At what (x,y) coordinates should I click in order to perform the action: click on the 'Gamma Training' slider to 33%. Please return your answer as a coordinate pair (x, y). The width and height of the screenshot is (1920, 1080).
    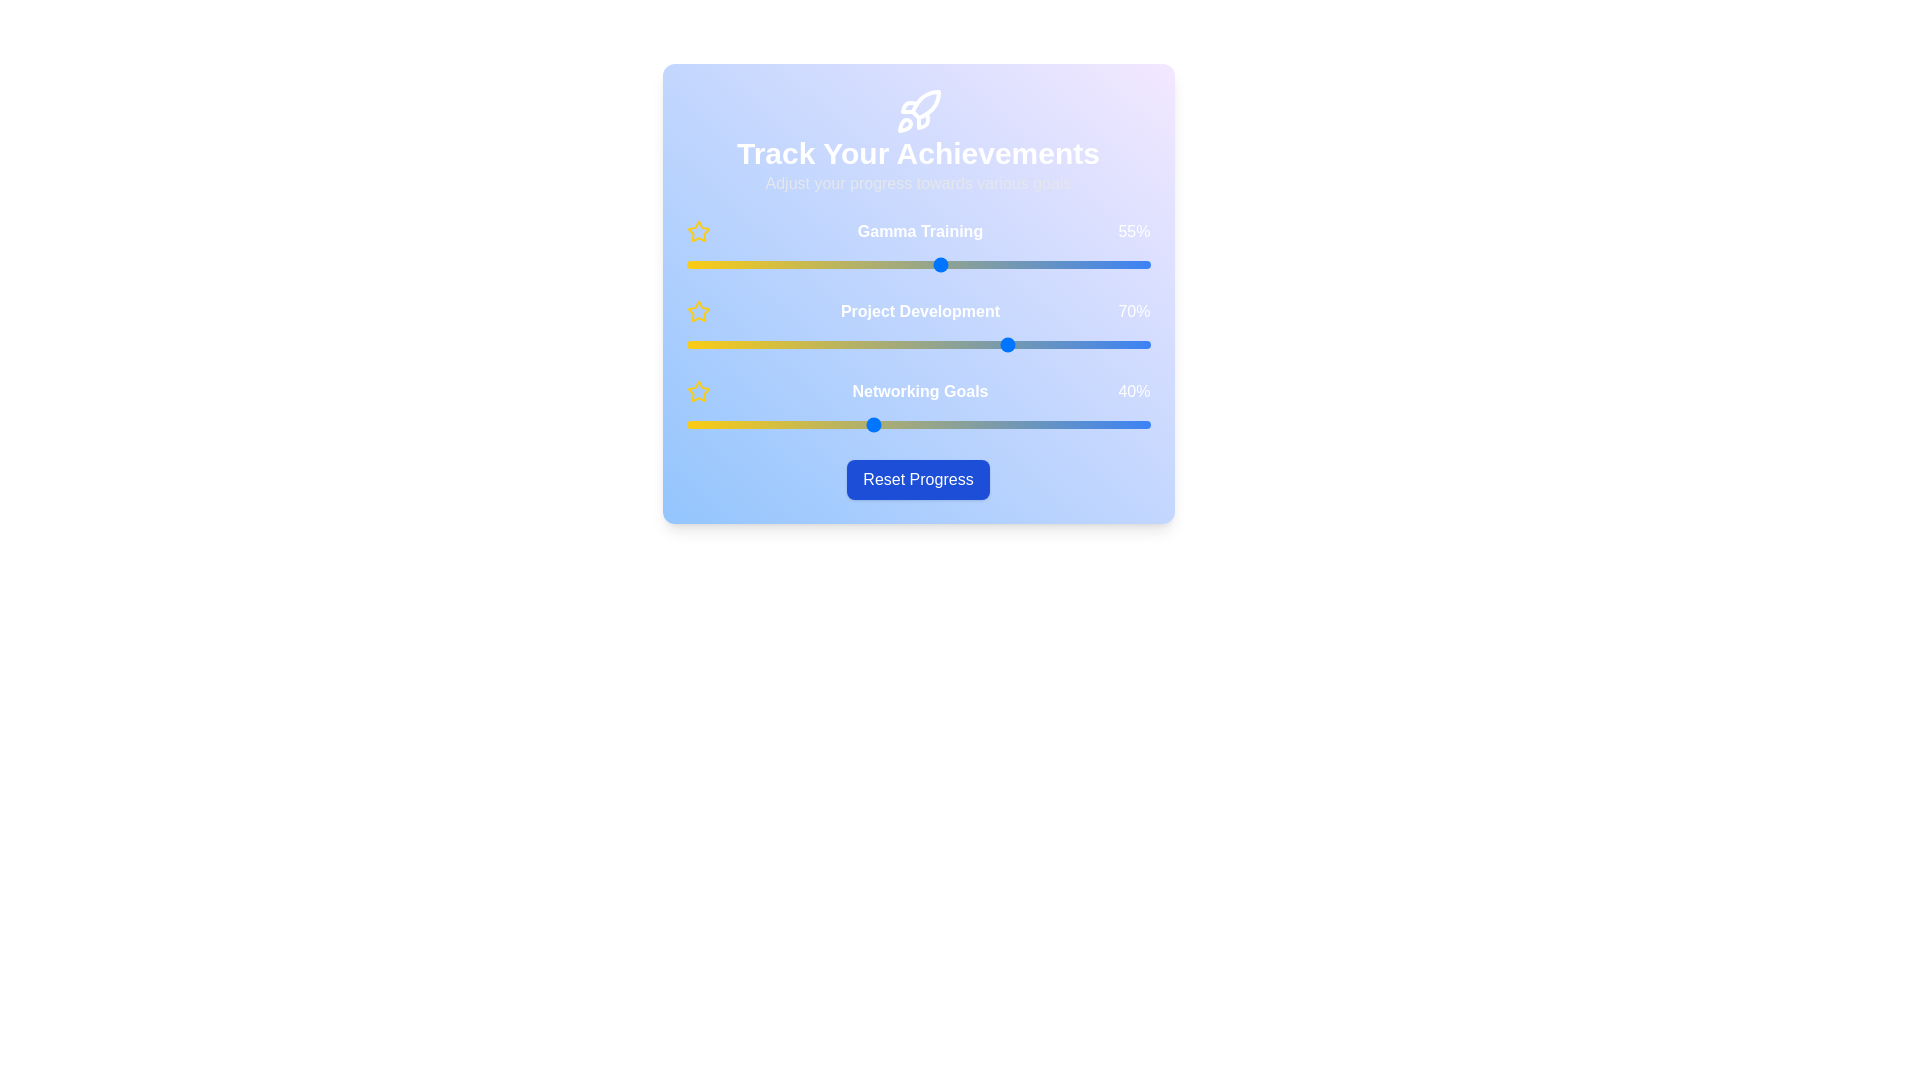
    Looking at the image, I should click on (839, 264).